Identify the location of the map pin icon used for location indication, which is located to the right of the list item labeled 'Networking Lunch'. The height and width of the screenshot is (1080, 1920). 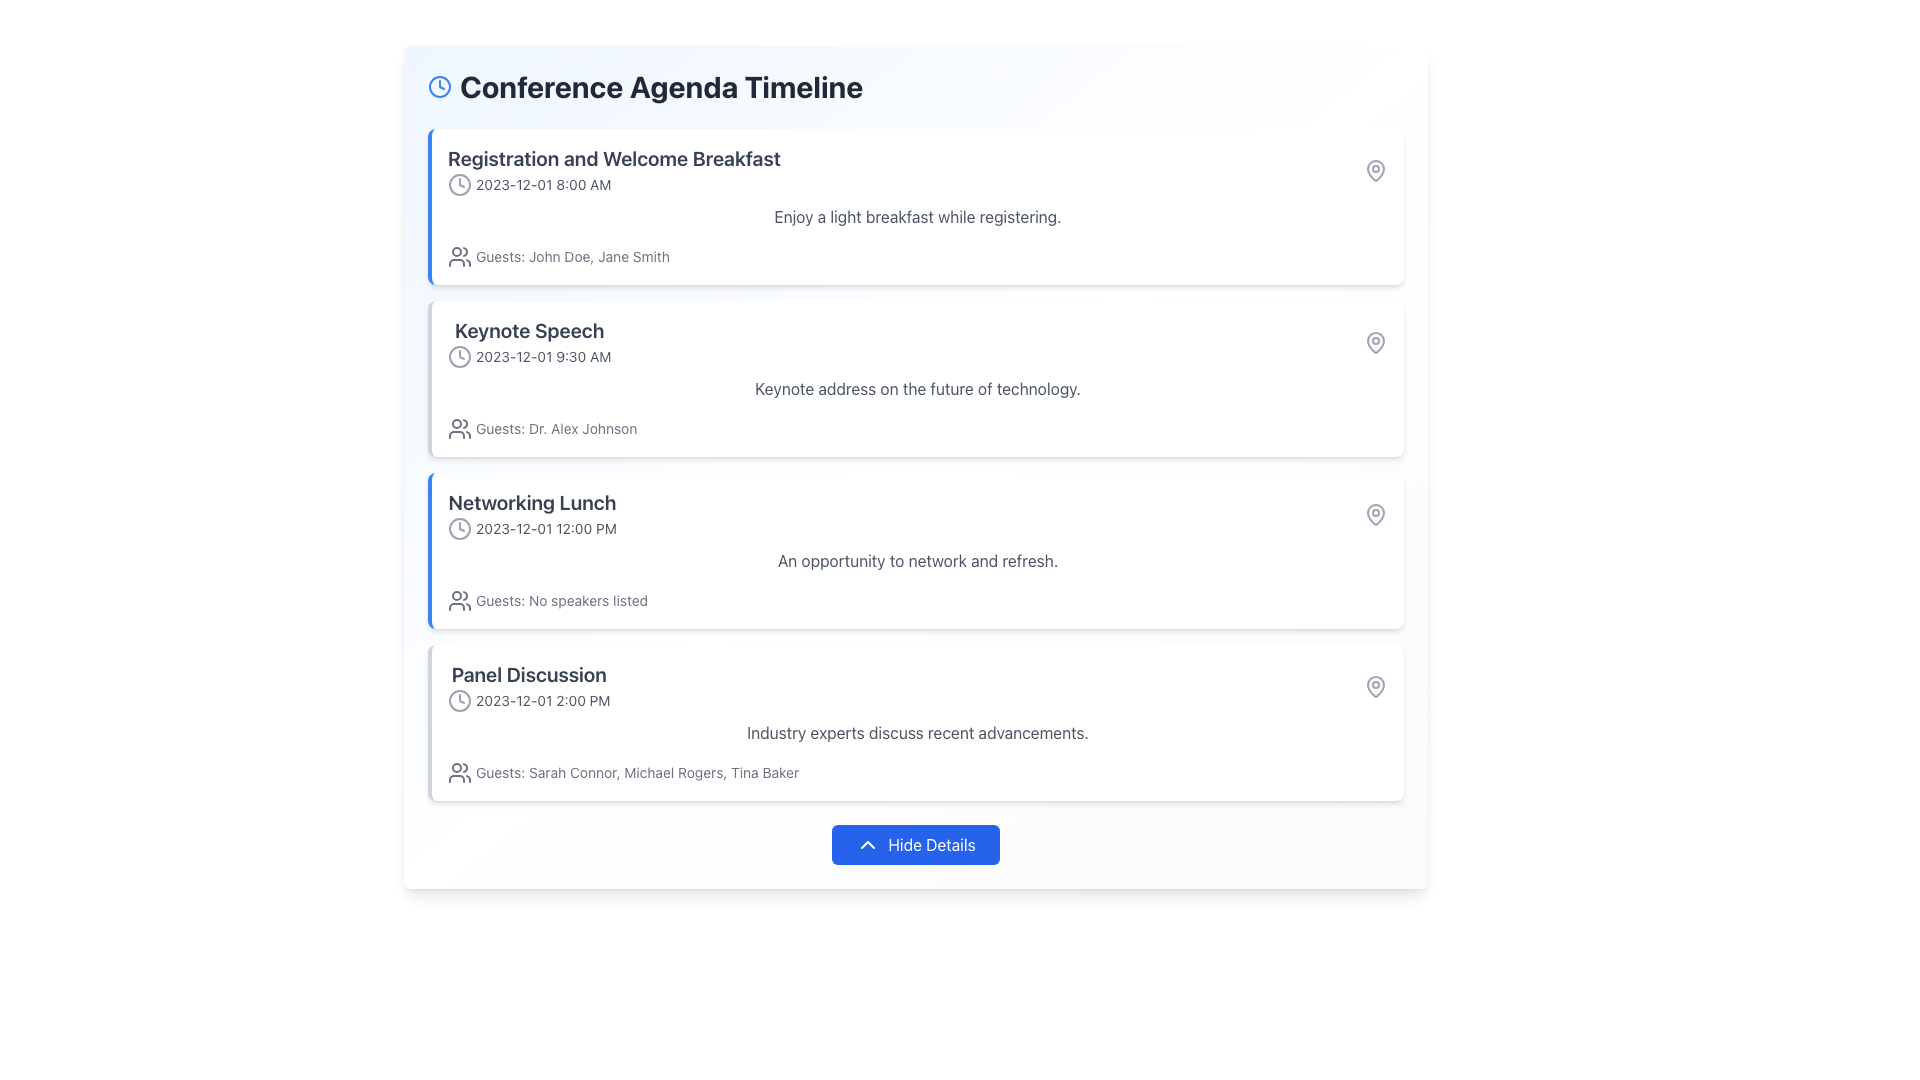
(1375, 685).